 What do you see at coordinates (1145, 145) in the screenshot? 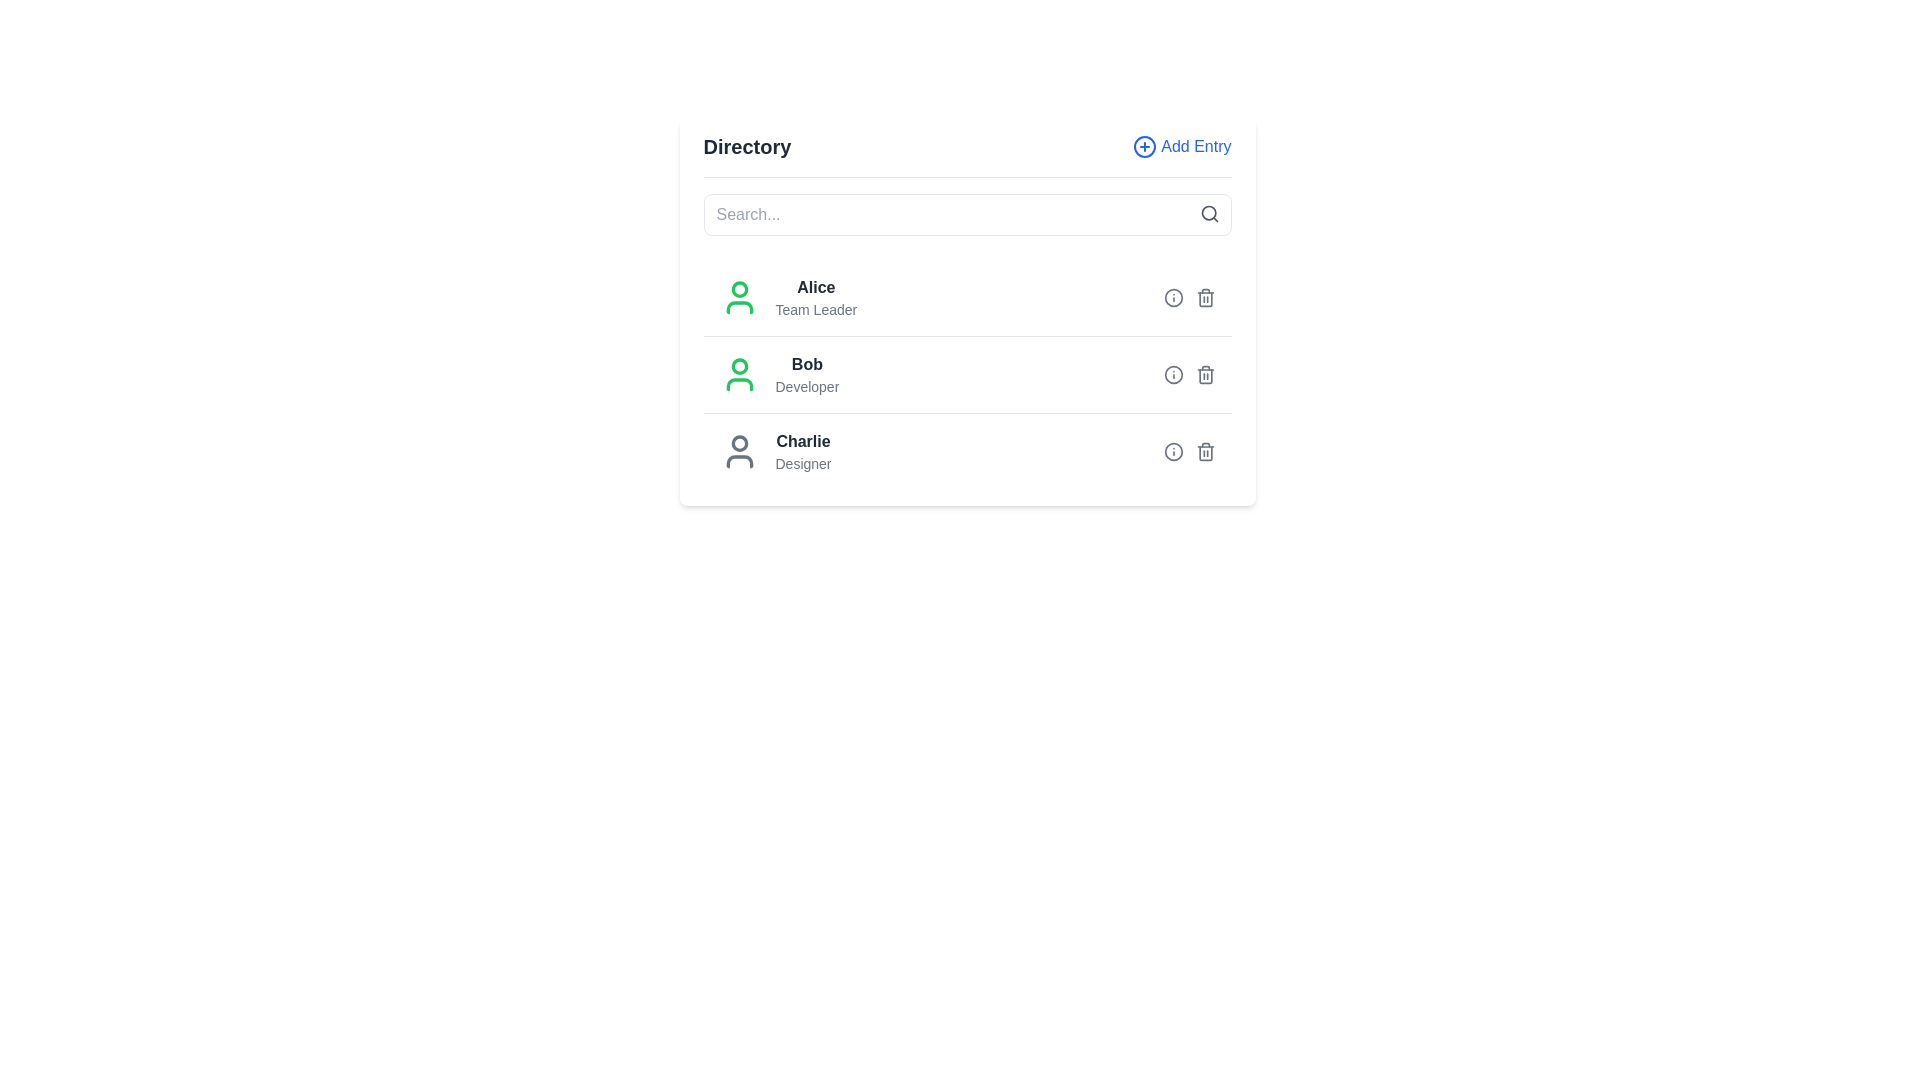
I see `the icon for adding a new entry to the directory` at bounding box center [1145, 145].